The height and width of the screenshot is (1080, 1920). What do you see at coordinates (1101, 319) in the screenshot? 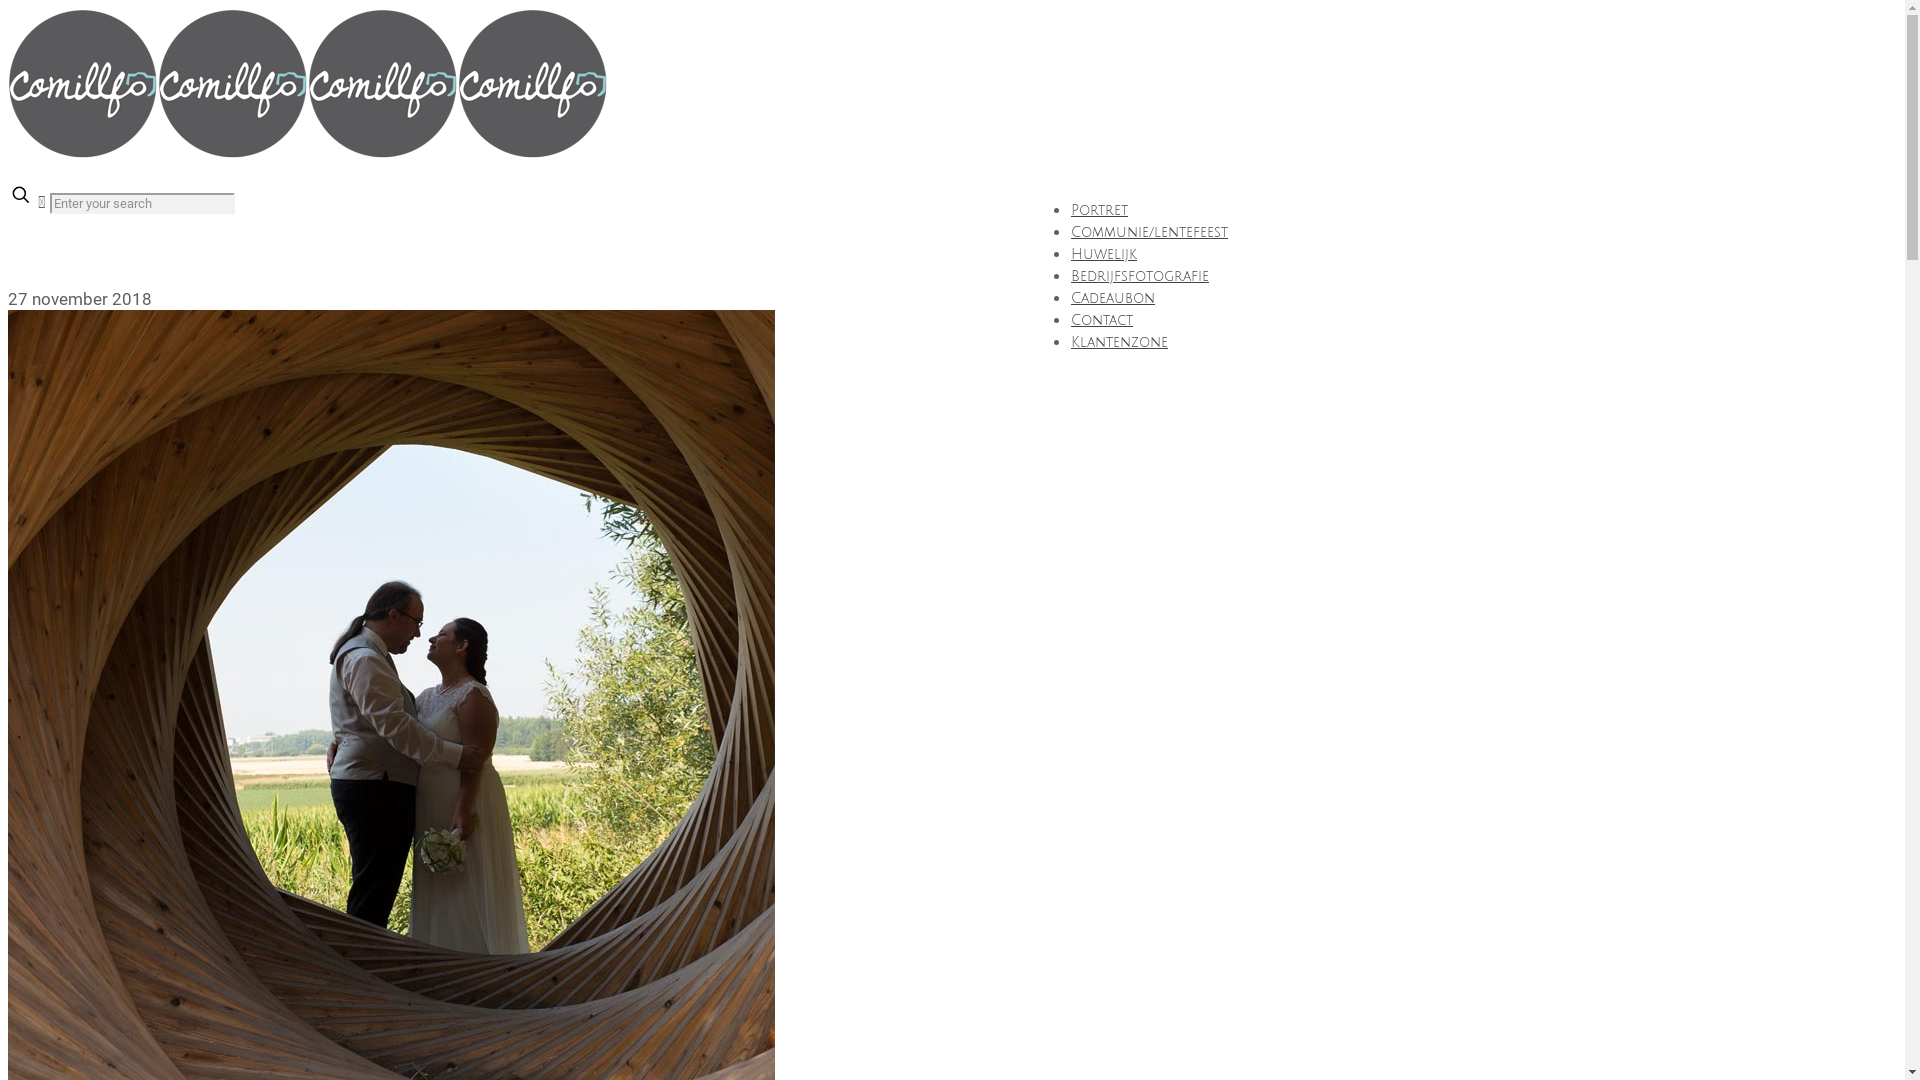
I see `'Contact'` at bounding box center [1101, 319].